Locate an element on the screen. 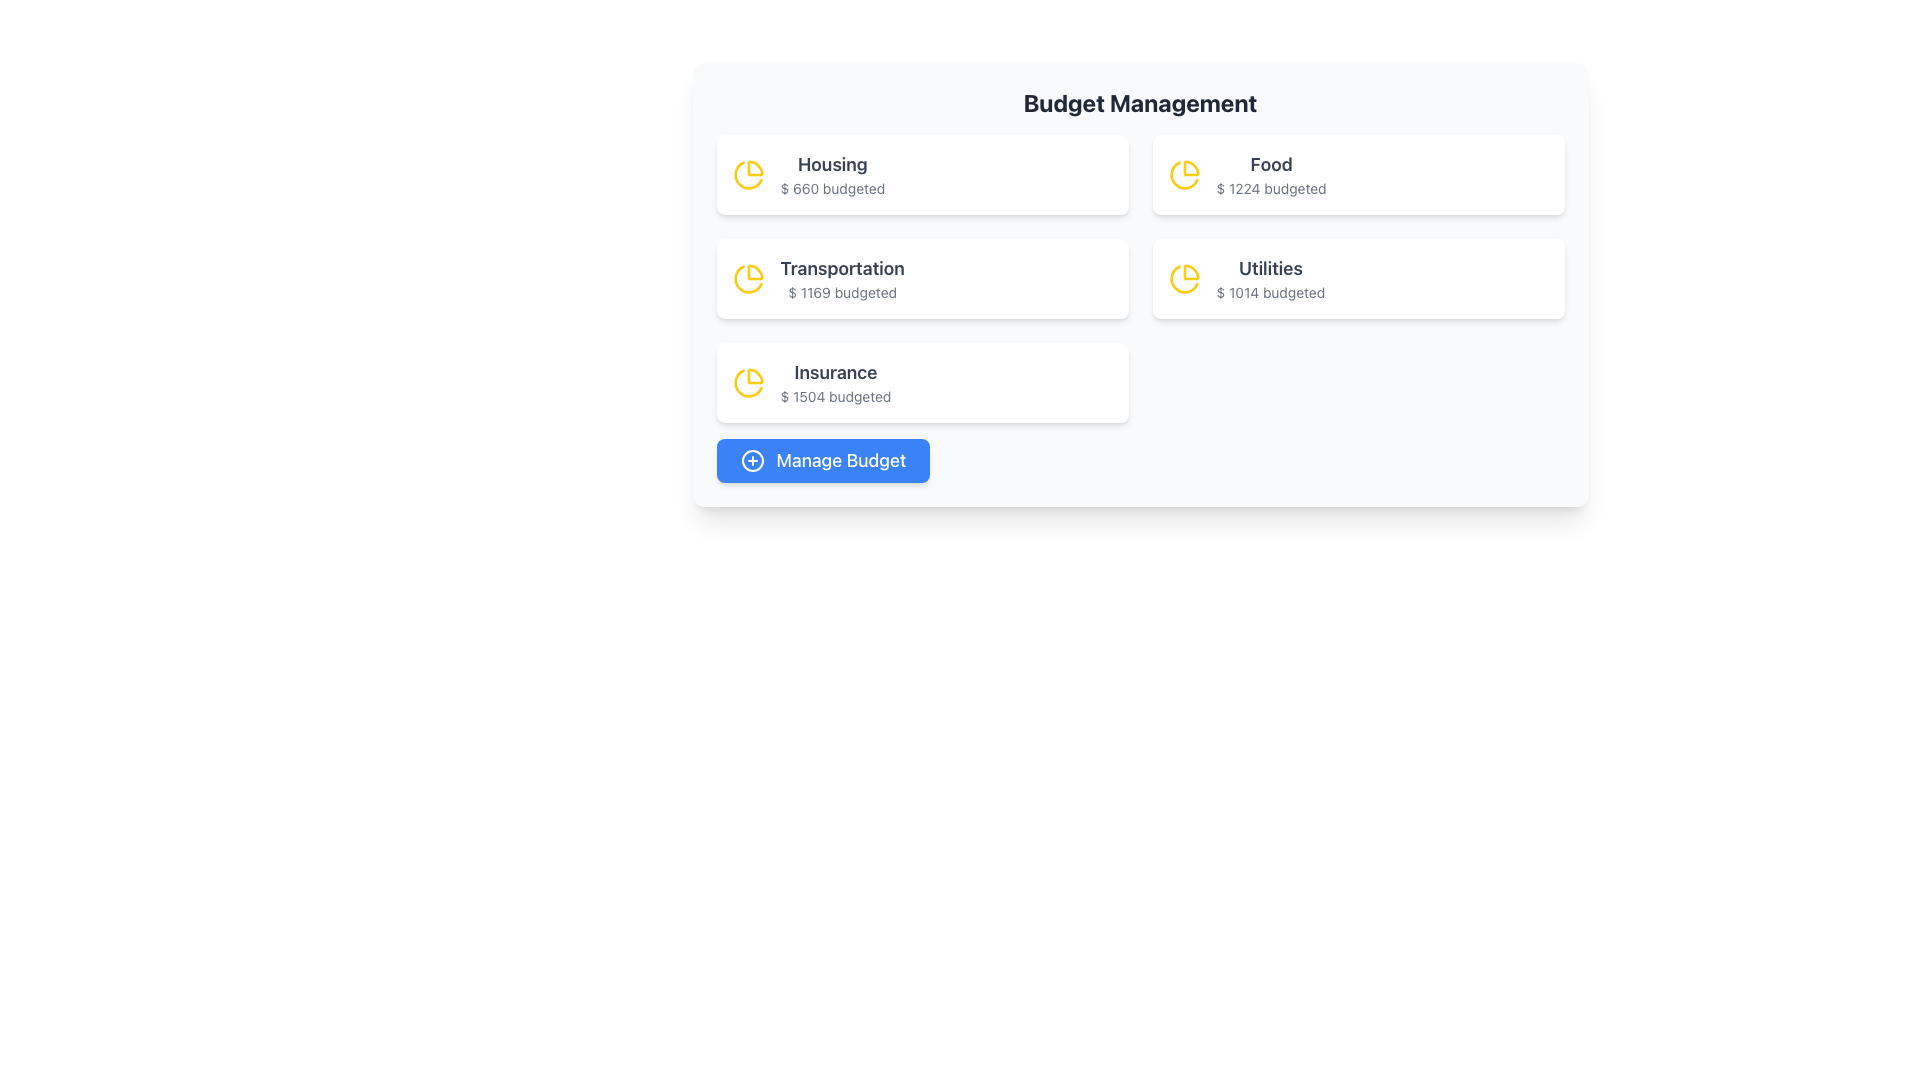 The image size is (1920, 1080). the 'Food' category icon segment in the pie chart located in the upper-right section of the interface, to the left of the 'Food' budget card is located at coordinates (1191, 167).